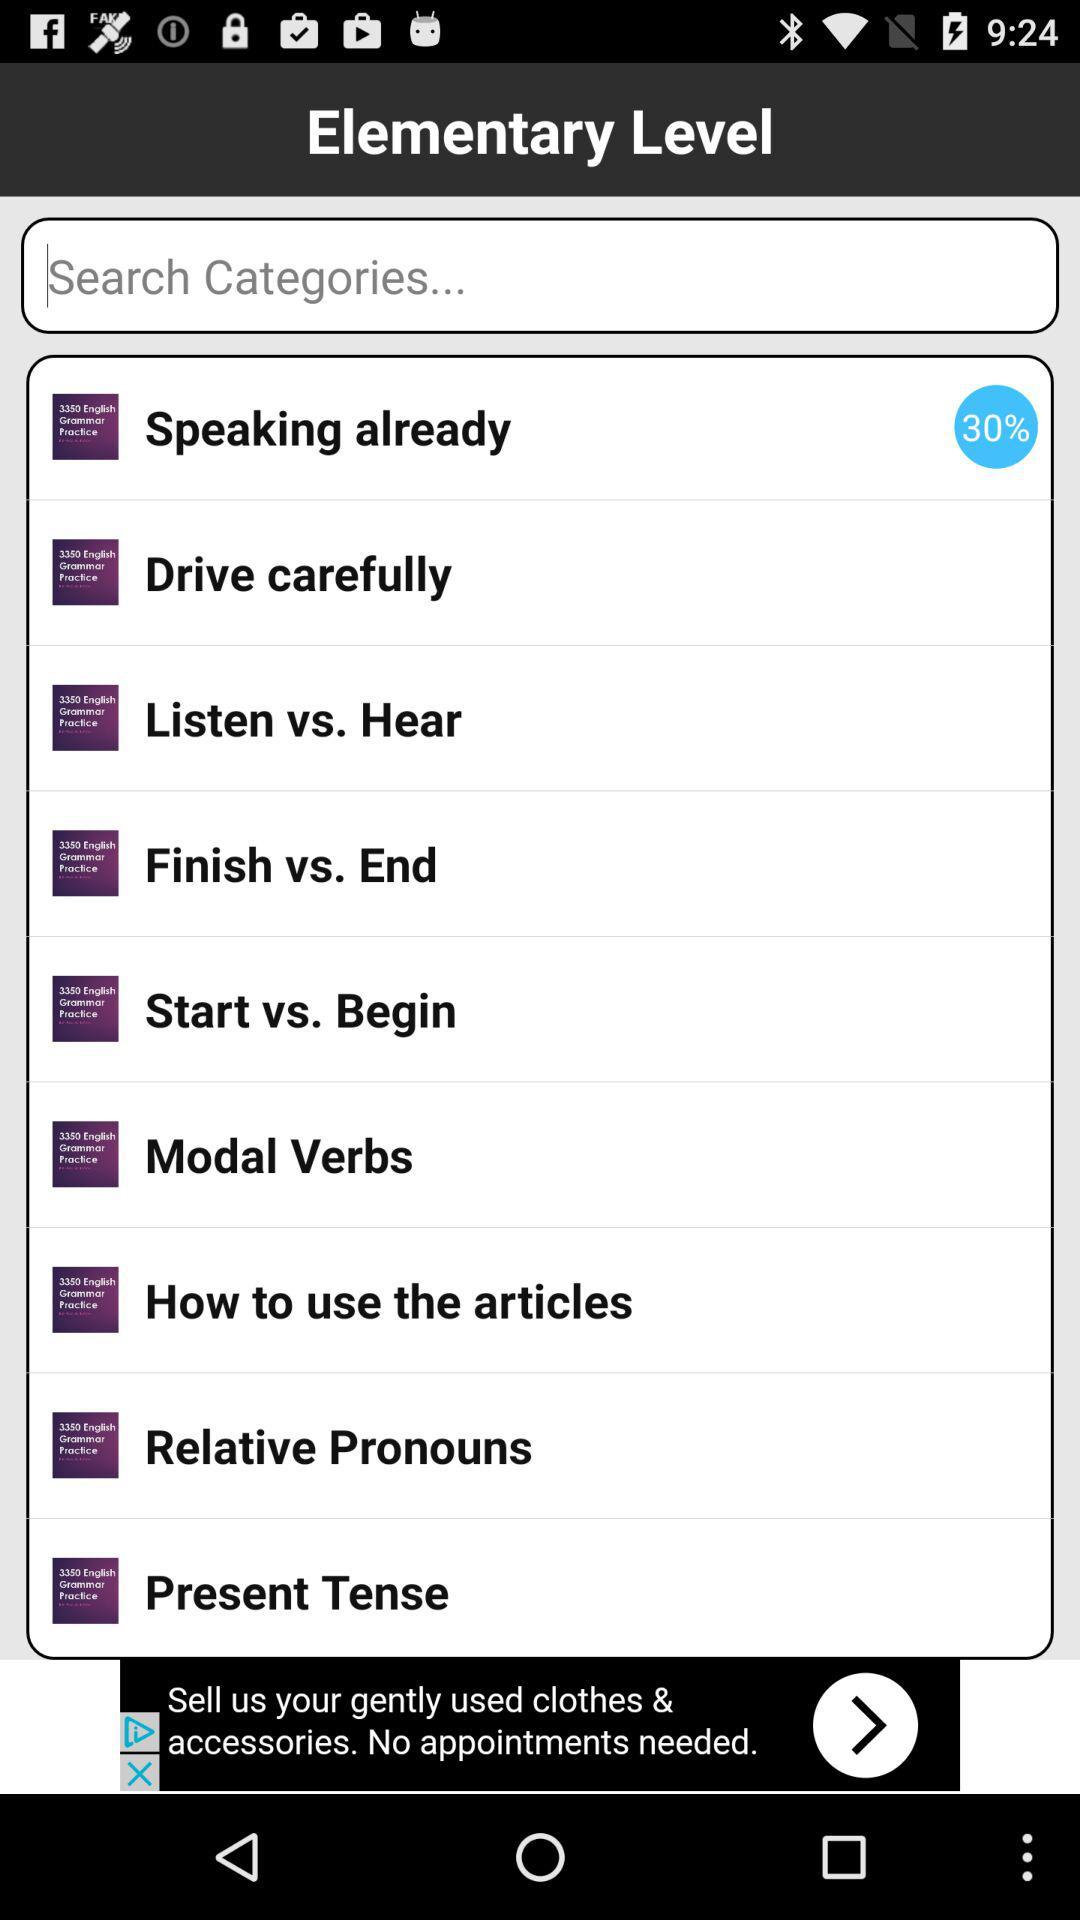 Image resolution: width=1080 pixels, height=1920 pixels. I want to click on search bar, so click(540, 274).